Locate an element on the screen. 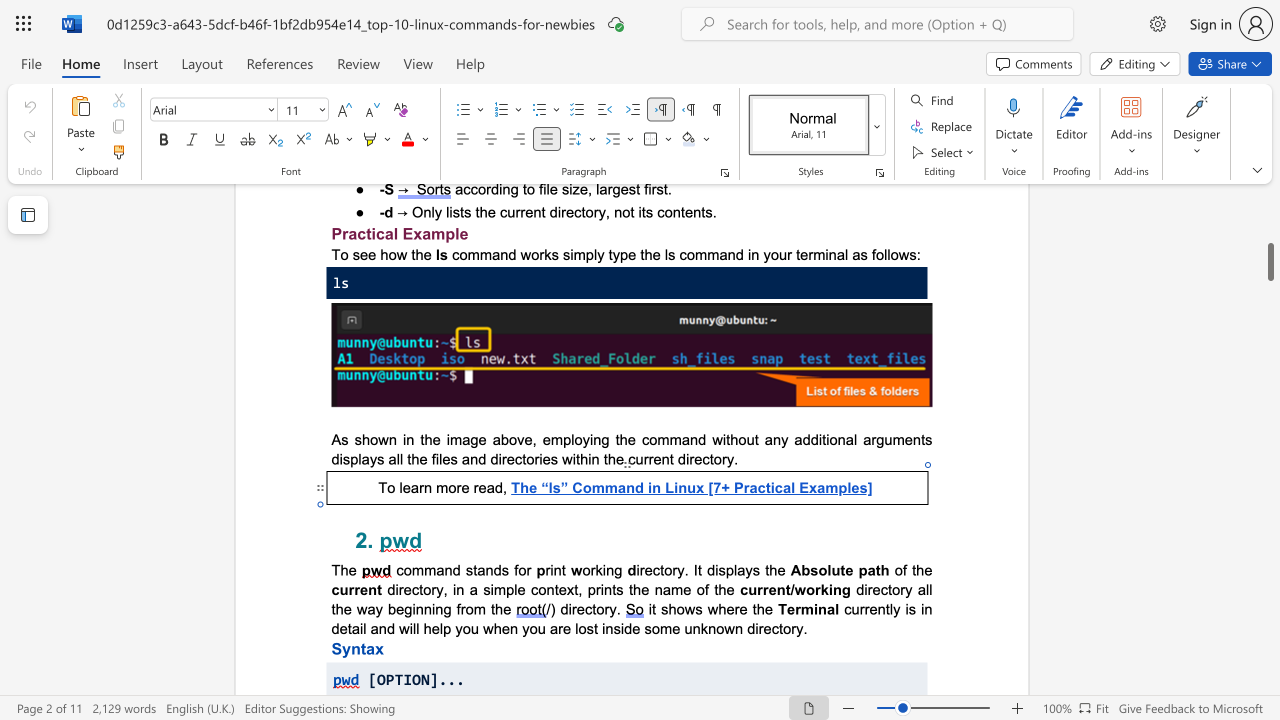  the 1th character "n" in the text is located at coordinates (841, 438).